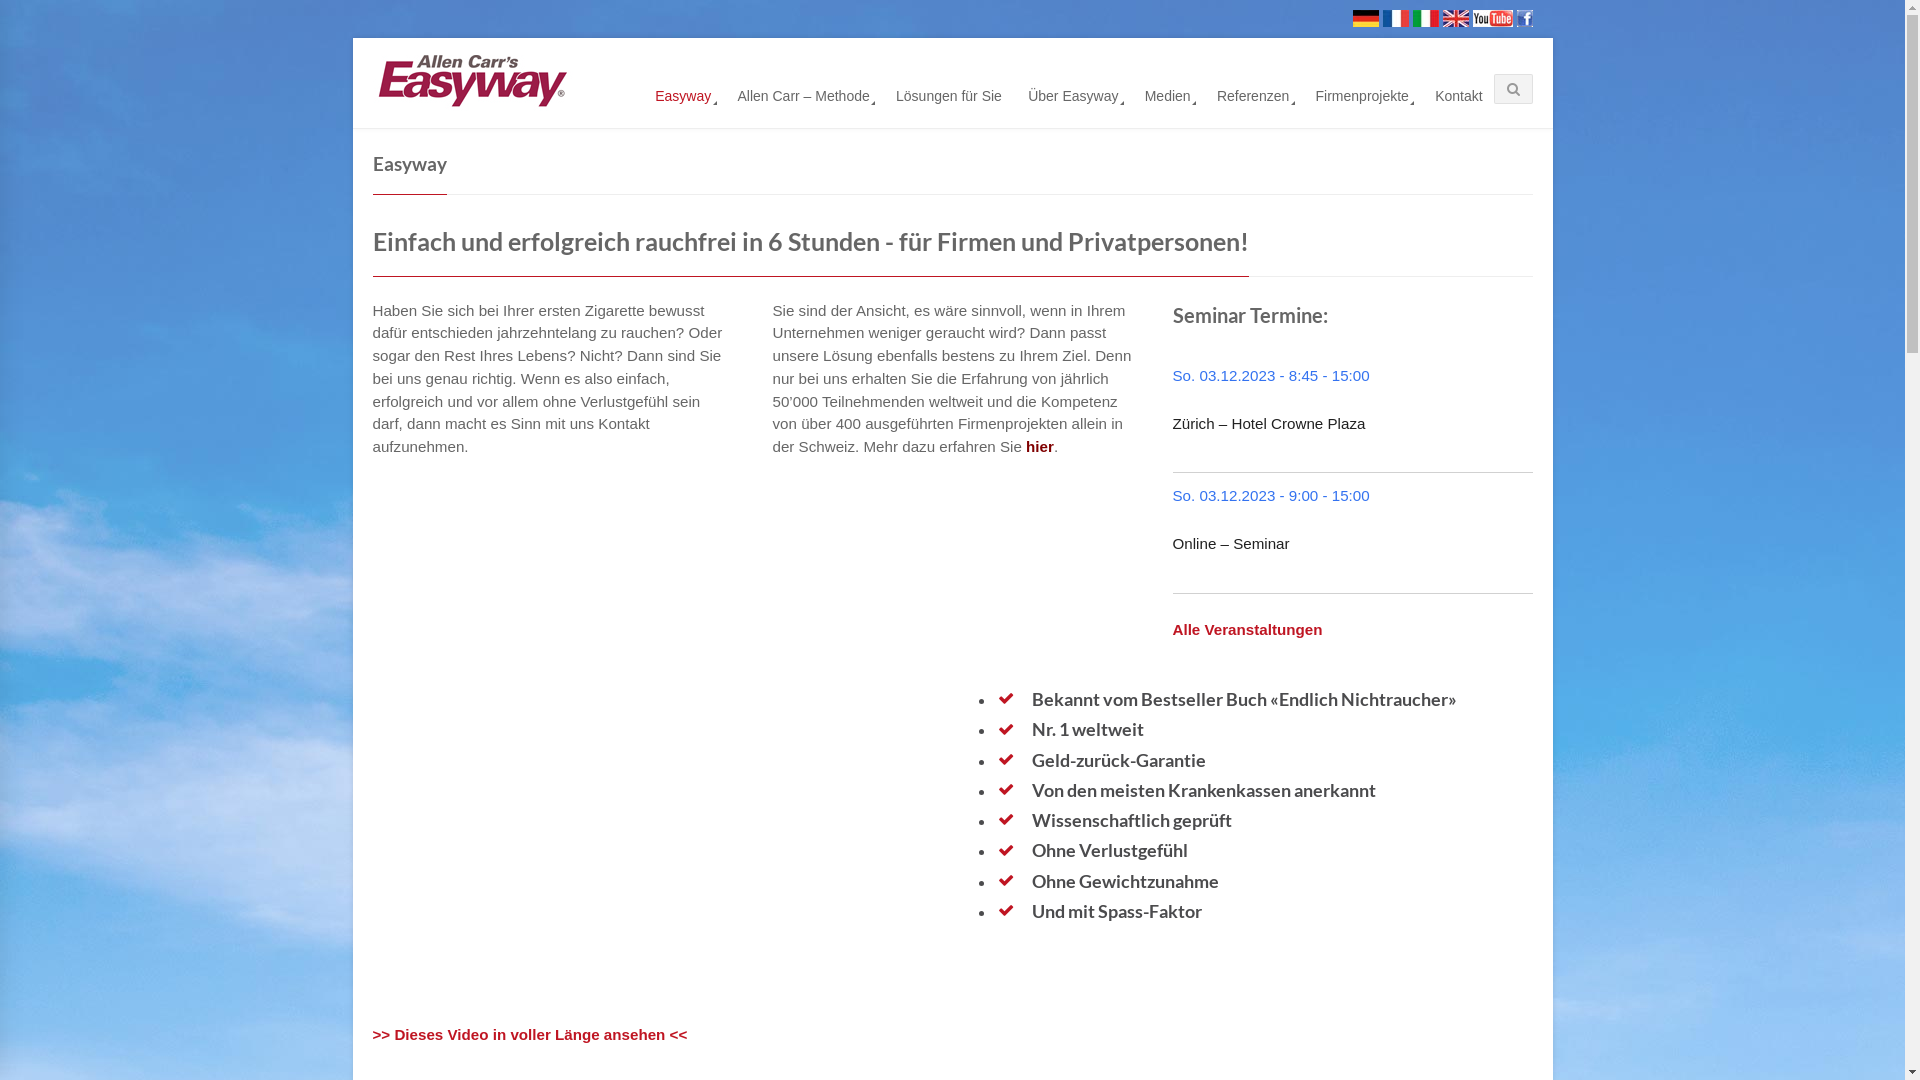 The image size is (1920, 1080). Describe the element at coordinates (1040, 445) in the screenshot. I see `'hier'` at that location.